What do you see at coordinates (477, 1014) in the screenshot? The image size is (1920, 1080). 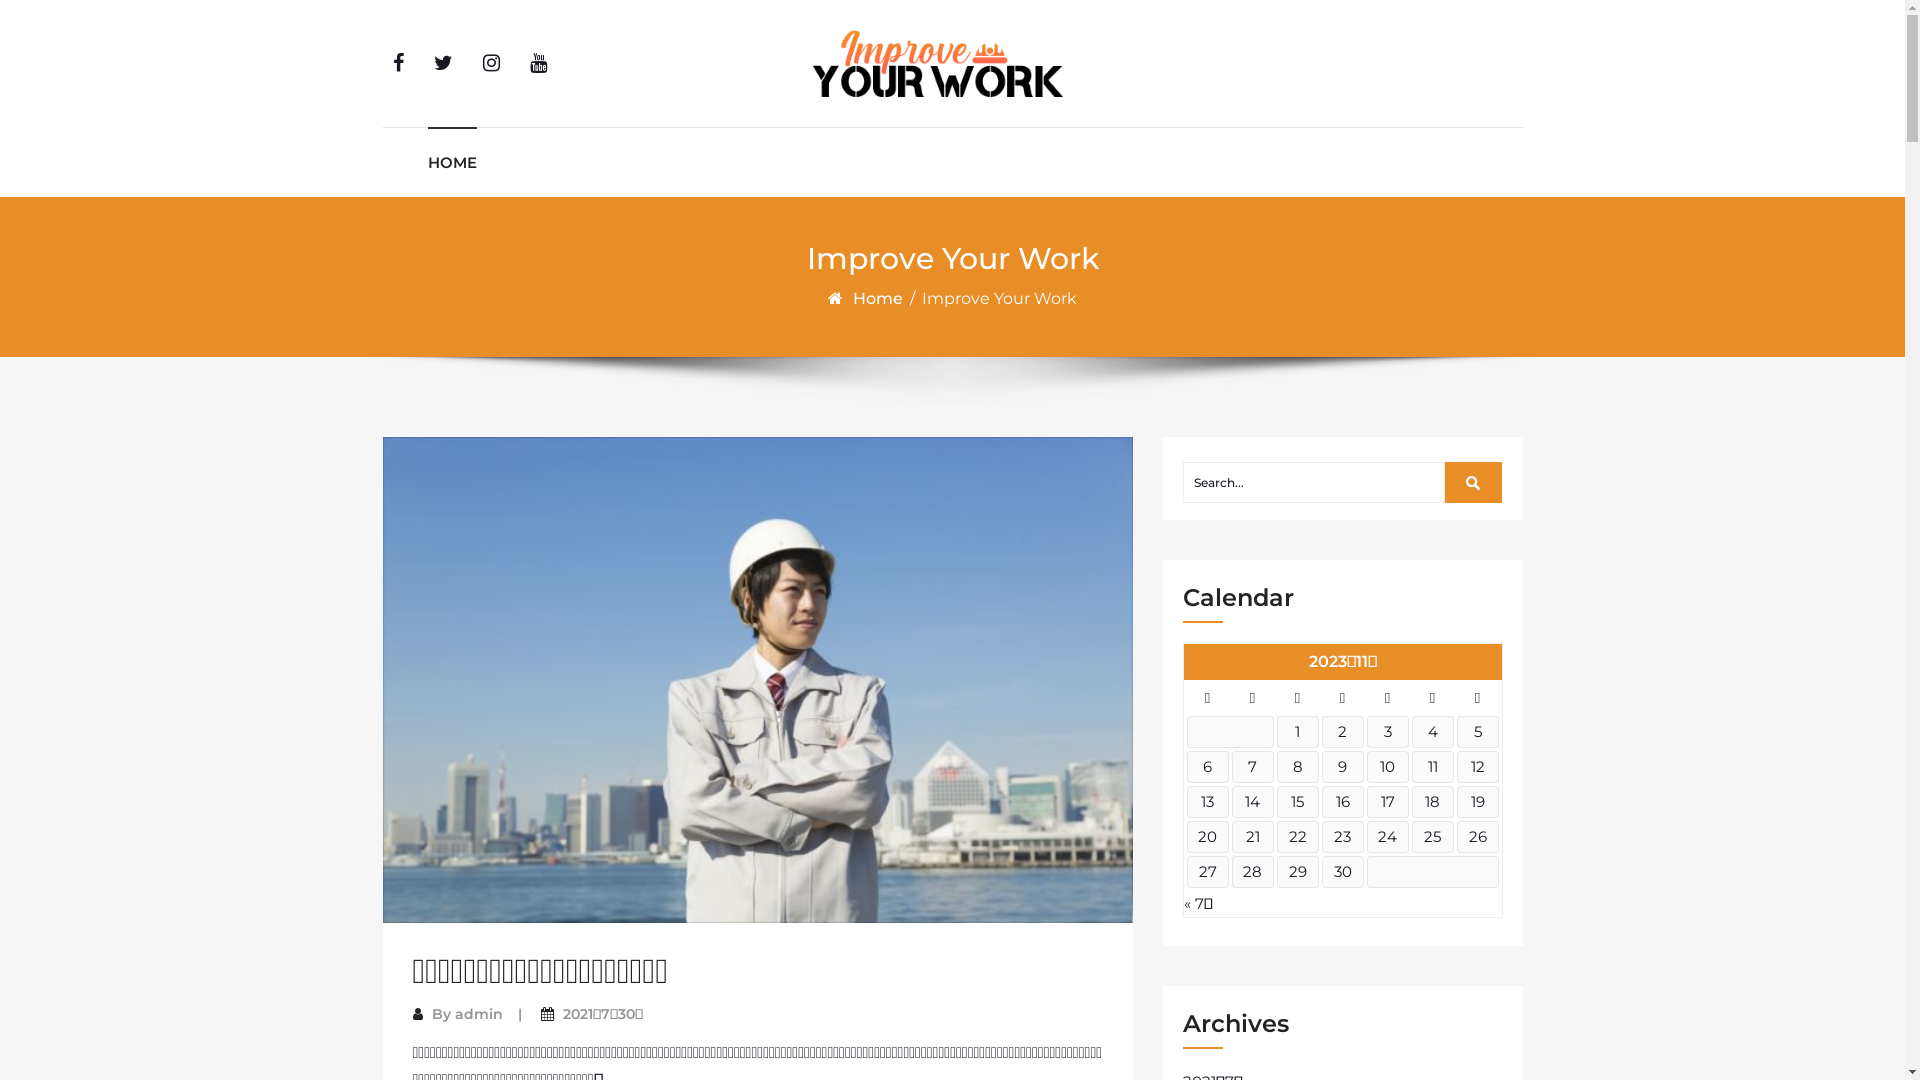 I see `'admin'` at bounding box center [477, 1014].